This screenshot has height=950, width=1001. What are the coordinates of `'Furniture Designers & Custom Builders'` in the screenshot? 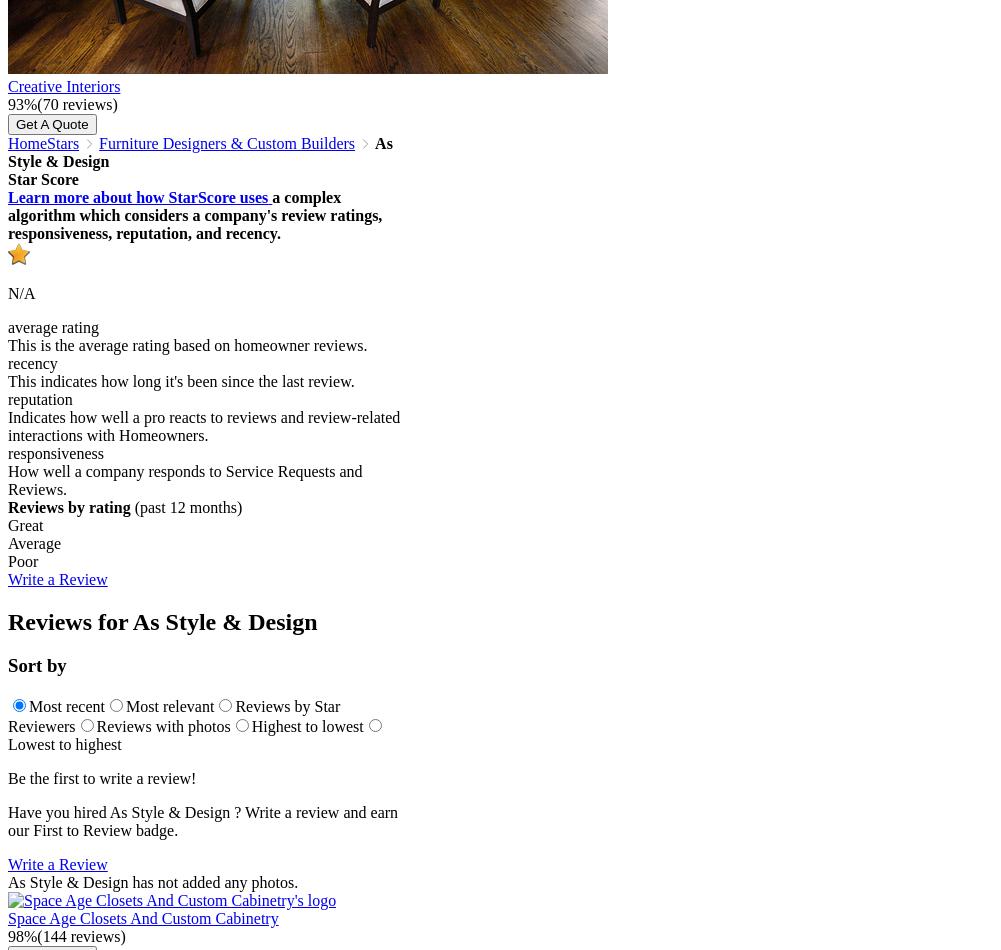 It's located at (226, 142).